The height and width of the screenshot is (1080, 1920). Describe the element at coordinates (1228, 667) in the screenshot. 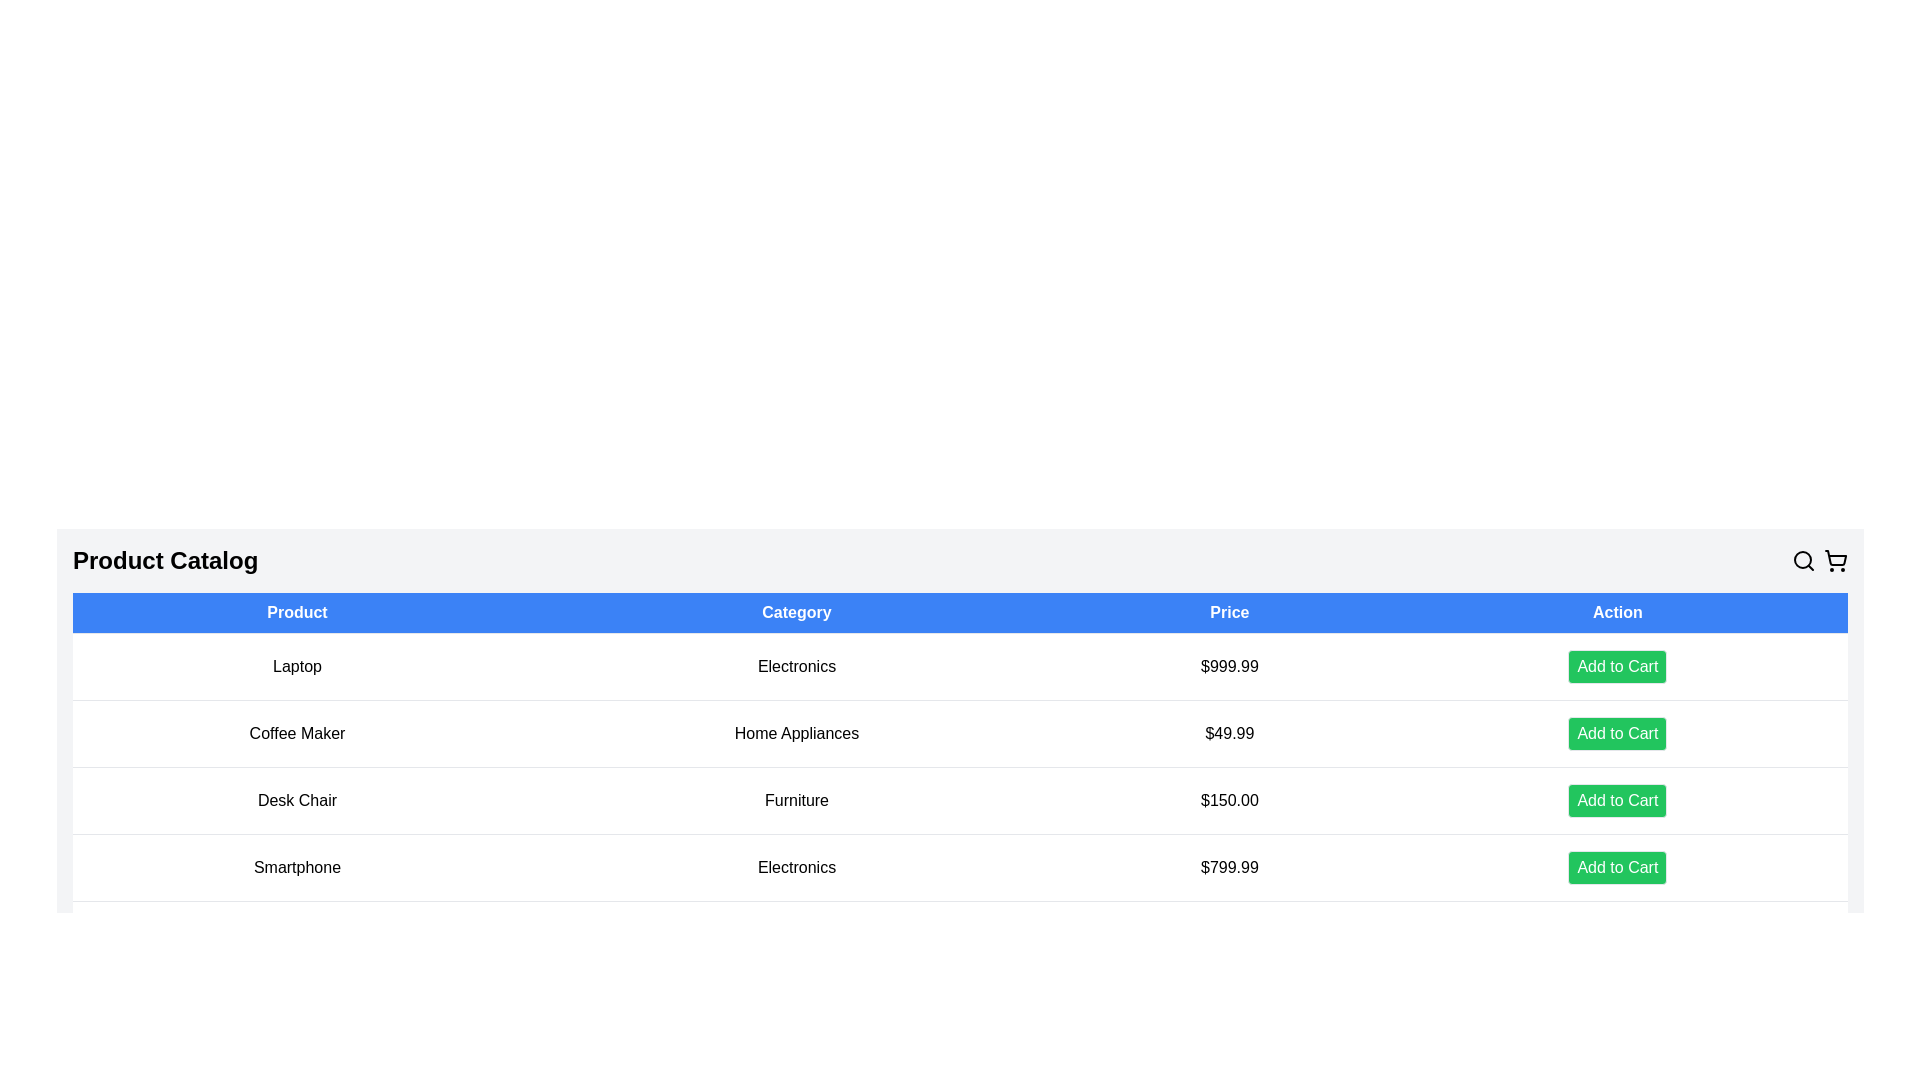

I see `the Text label displaying the price of the product, located in the first row under the 'Price' header, between 'Electronics' and 'Add to Cart'` at that location.